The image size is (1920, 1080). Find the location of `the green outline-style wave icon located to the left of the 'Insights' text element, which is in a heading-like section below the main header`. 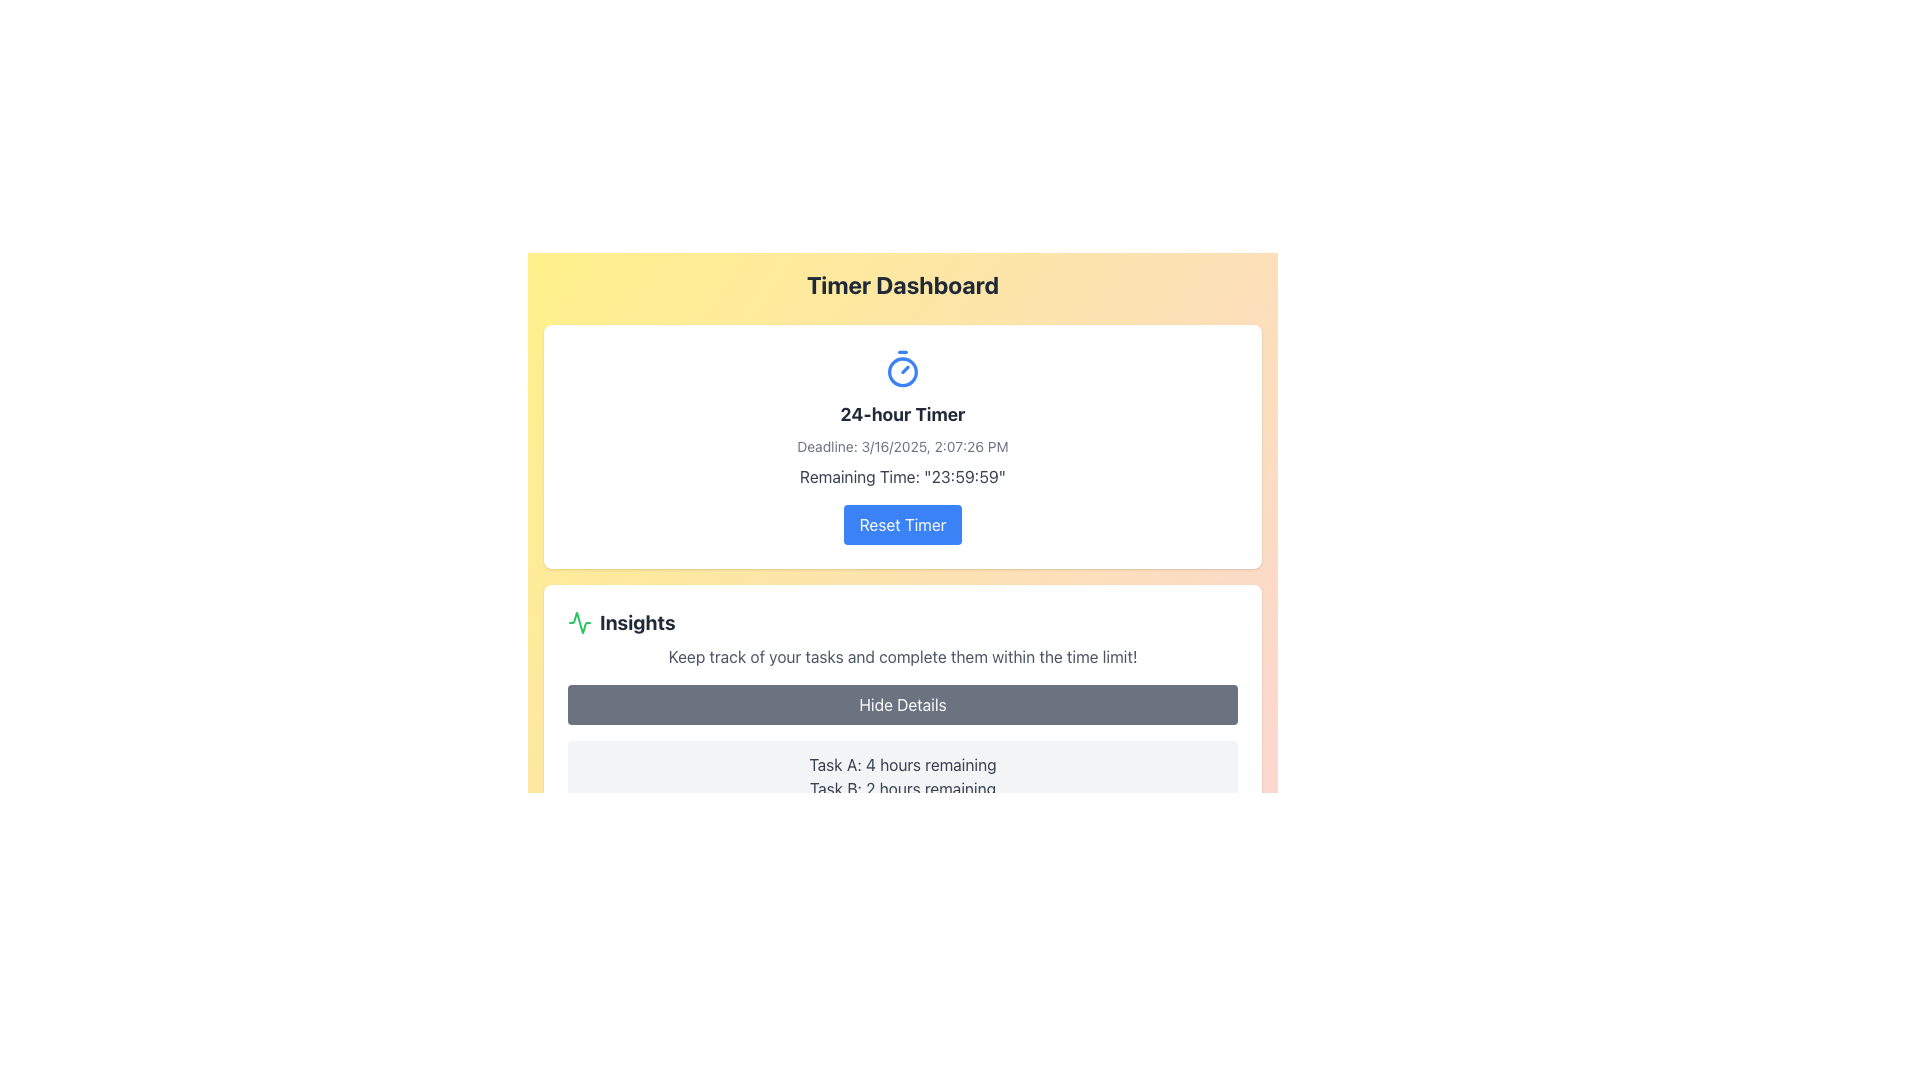

the green outline-style wave icon located to the left of the 'Insights' text element, which is in a heading-like section below the main header is located at coordinates (579, 622).